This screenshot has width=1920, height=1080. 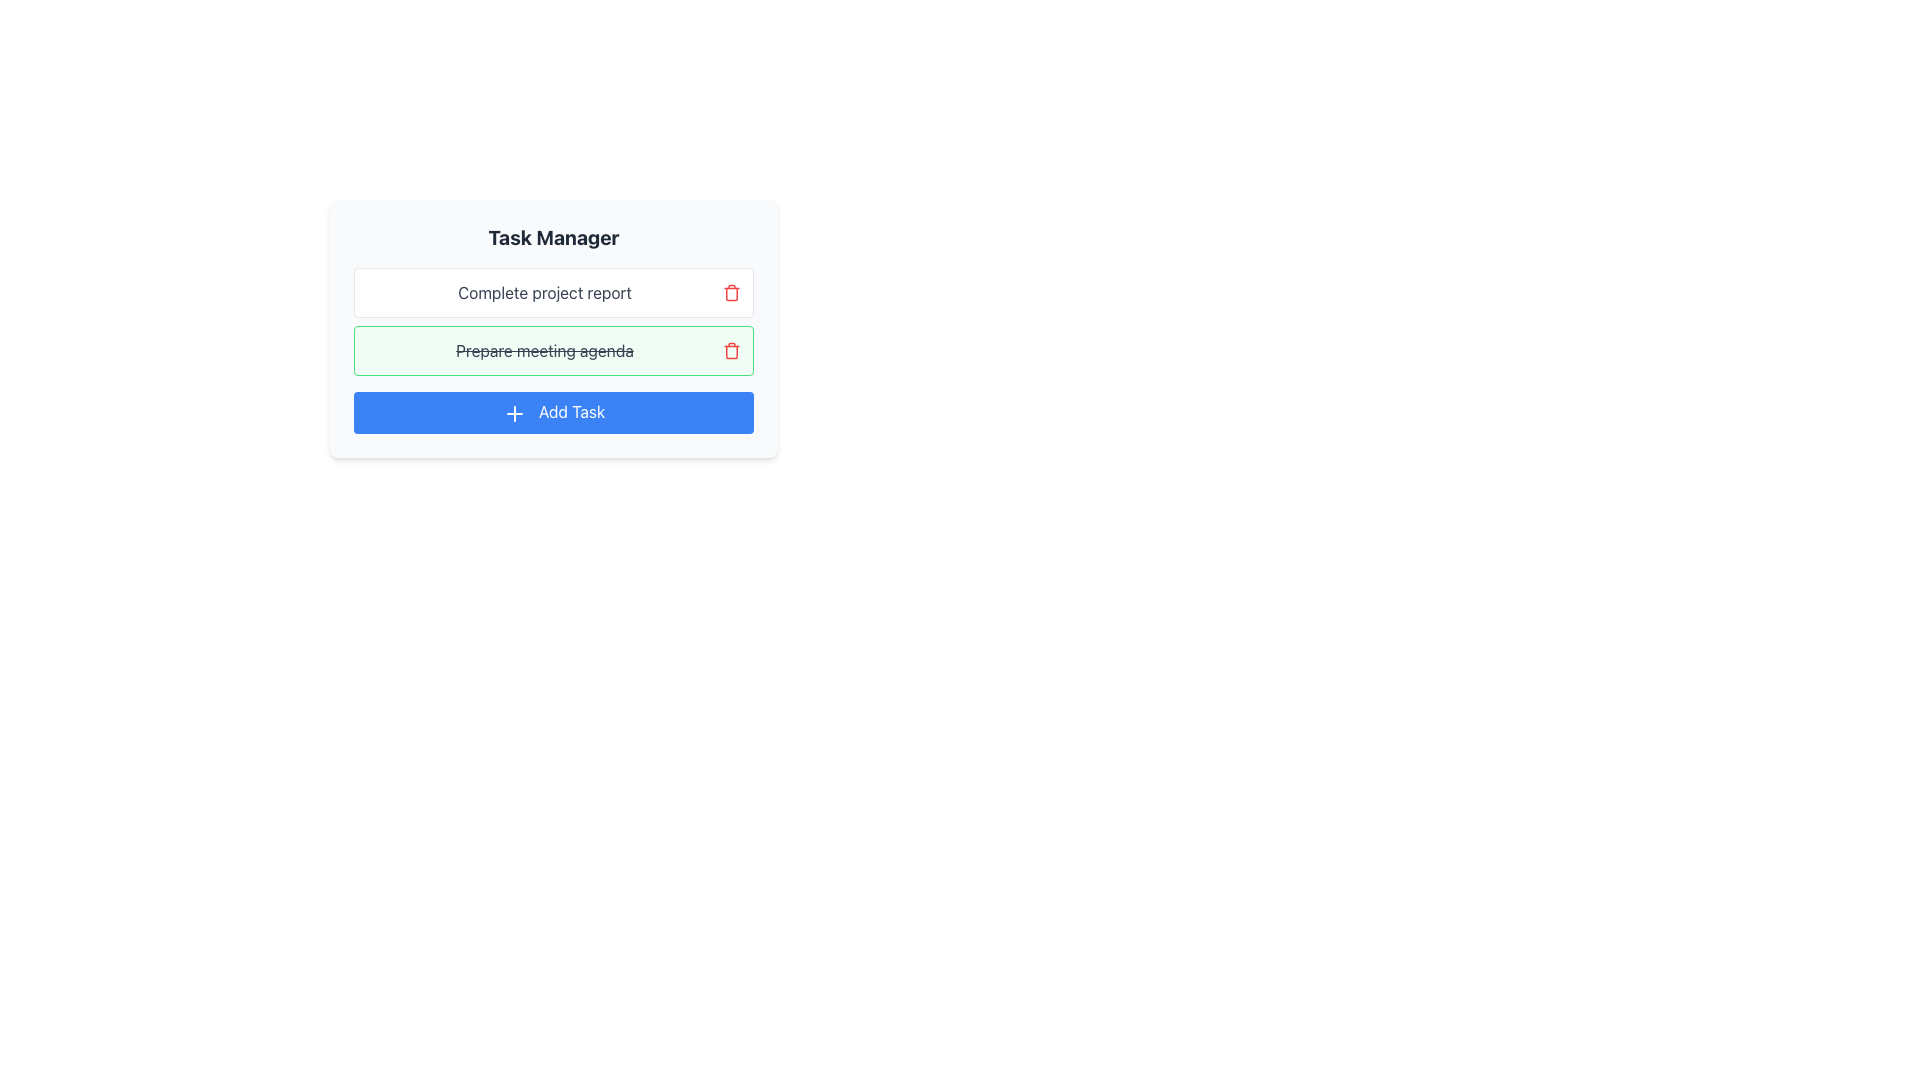 What do you see at coordinates (553, 320) in the screenshot?
I see `the List component` at bounding box center [553, 320].